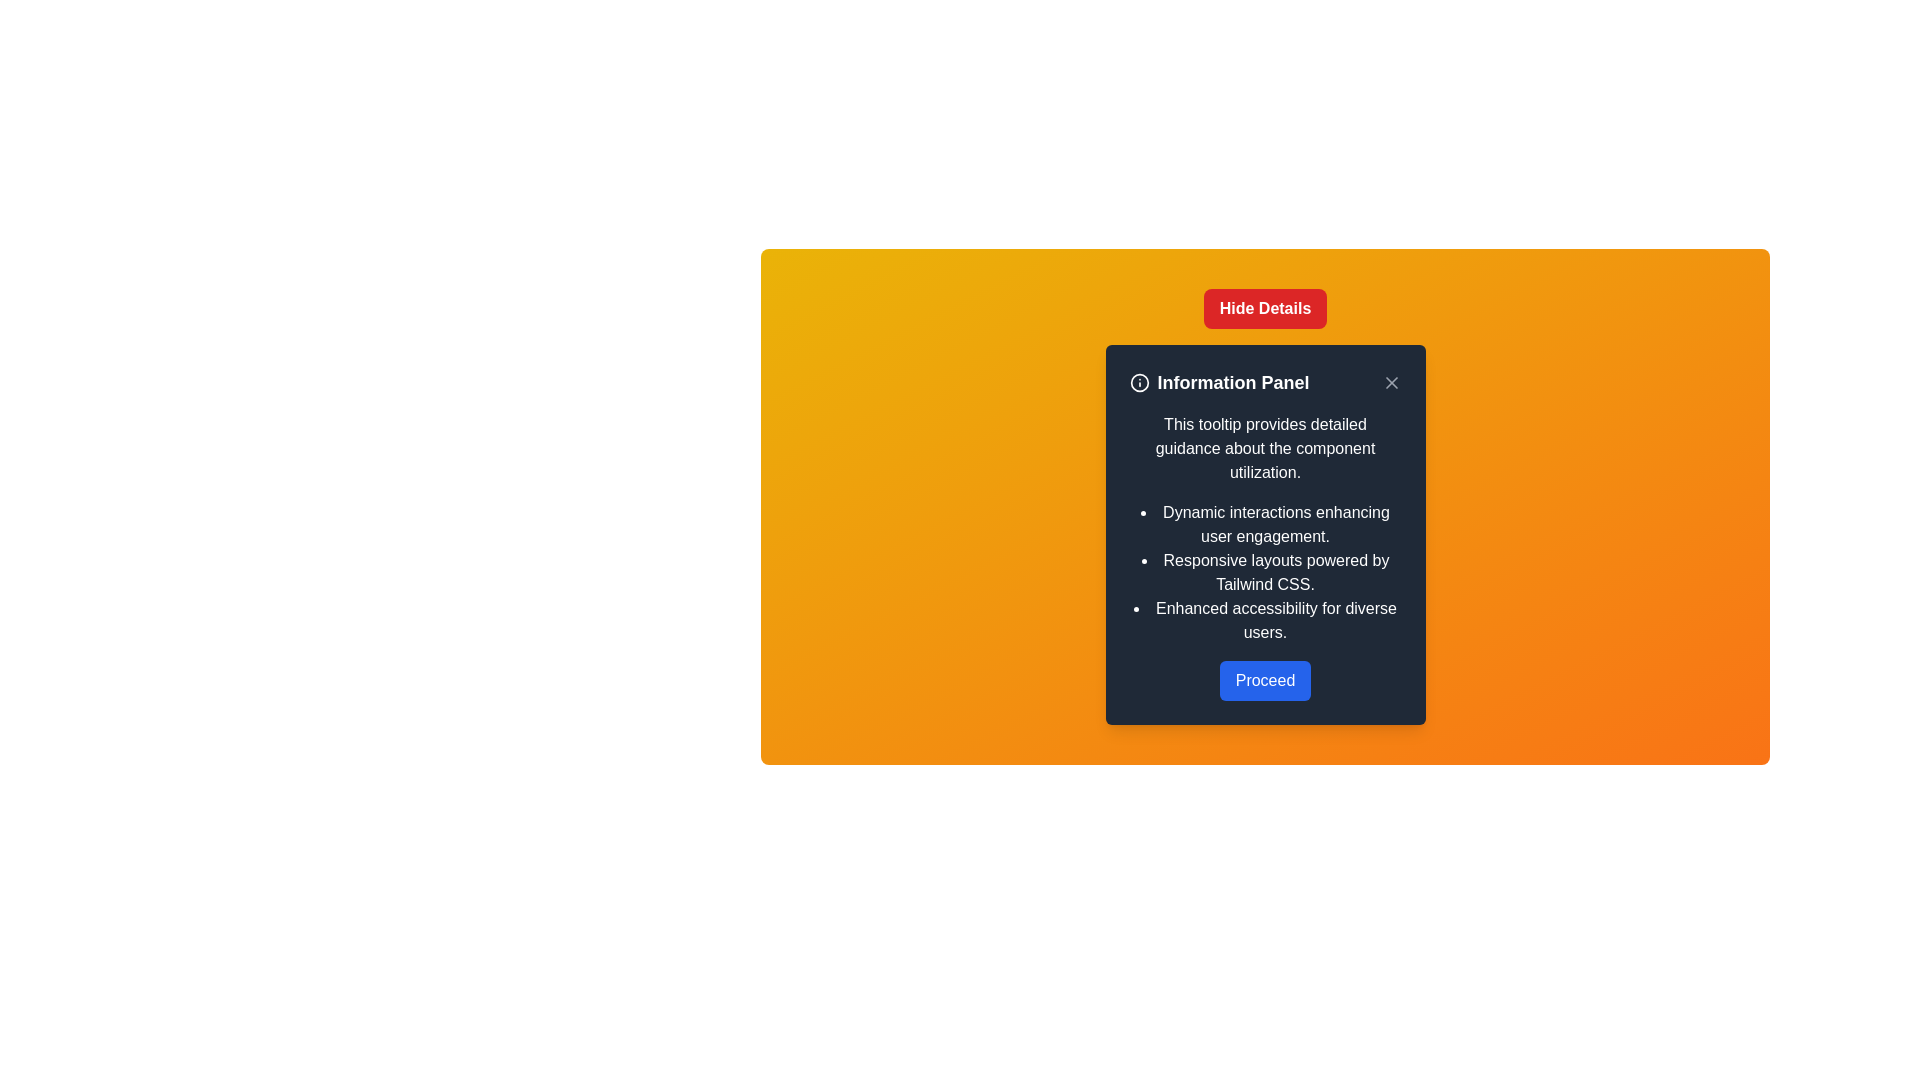  What do you see at coordinates (1264, 523) in the screenshot?
I see `the text block that contains the string 'Dynamic interactions enhancing user engagement.' displayed on a dark background in the upper-middle section of the informational panel` at bounding box center [1264, 523].